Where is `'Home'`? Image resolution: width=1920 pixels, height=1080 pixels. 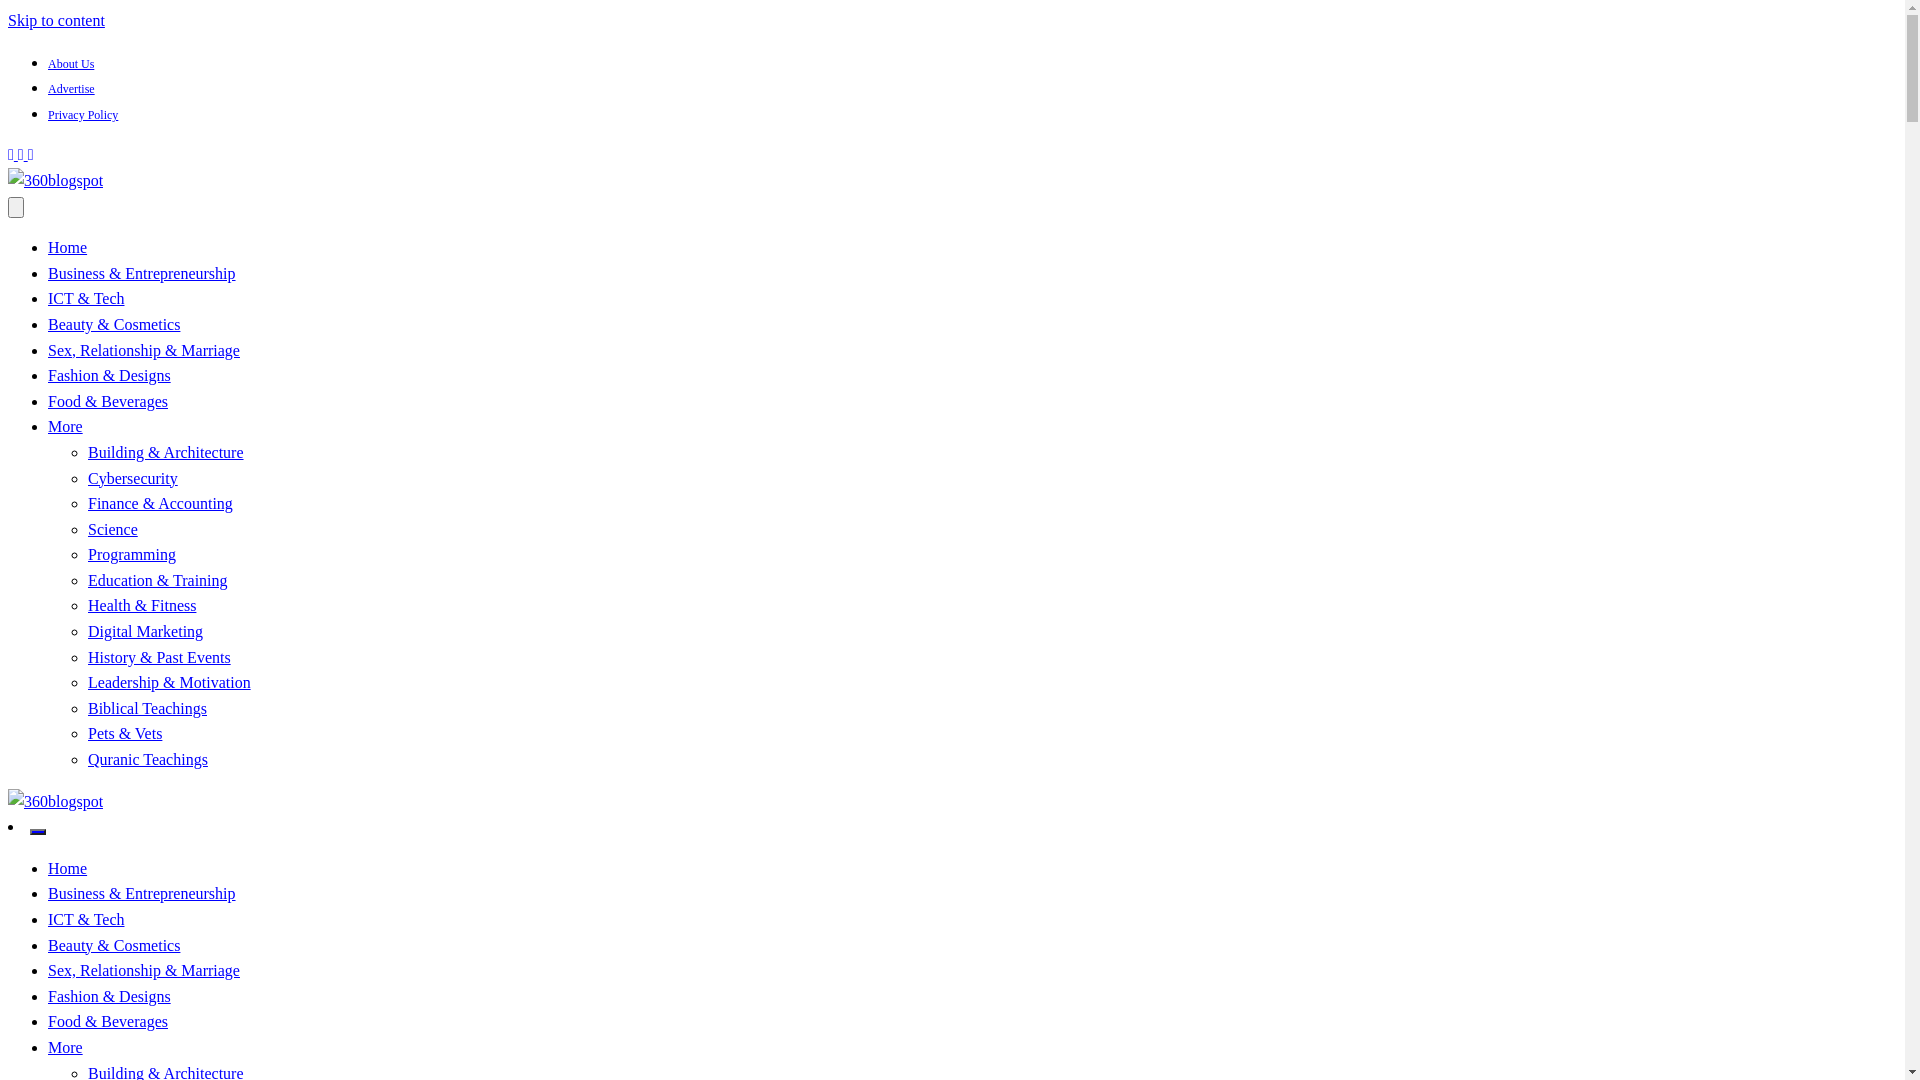
'Home' is located at coordinates (48, 867).